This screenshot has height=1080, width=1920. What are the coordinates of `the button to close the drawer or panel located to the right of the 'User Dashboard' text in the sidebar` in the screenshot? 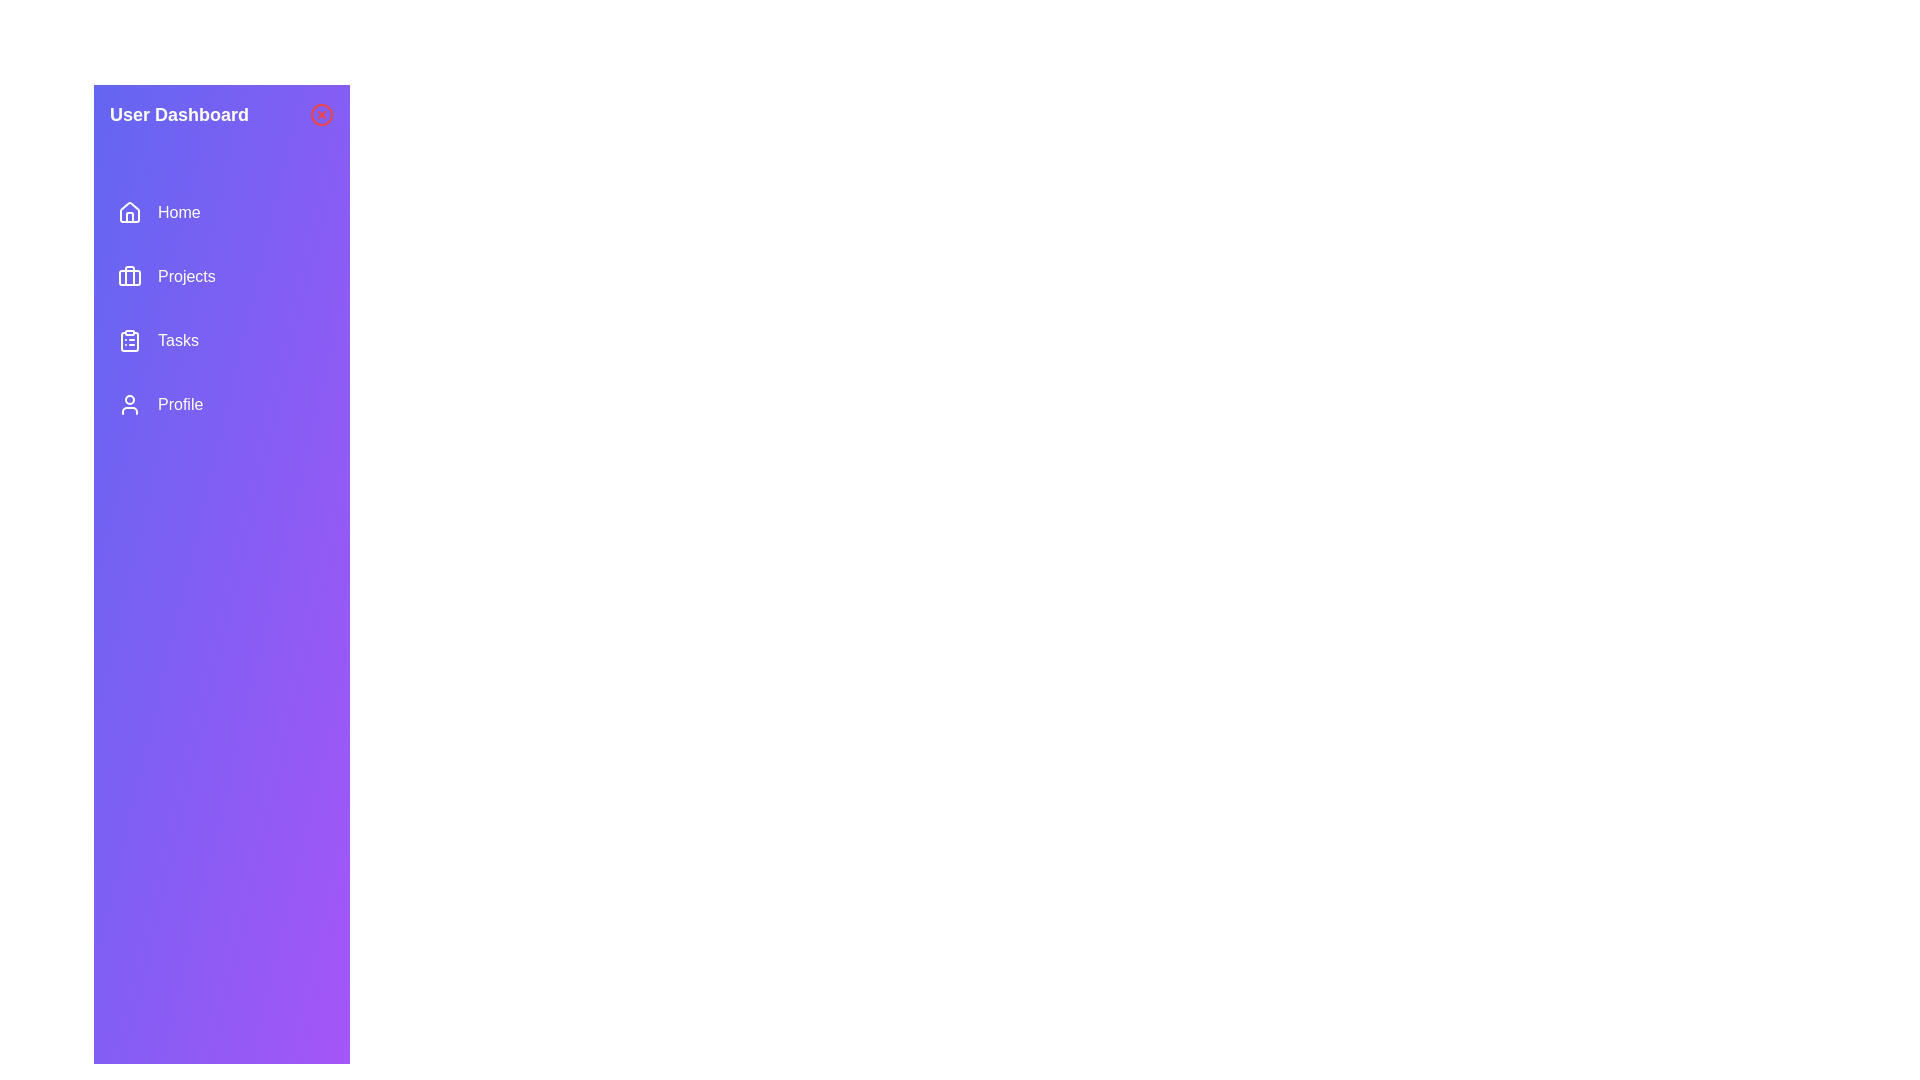 It's located at (321, 115).